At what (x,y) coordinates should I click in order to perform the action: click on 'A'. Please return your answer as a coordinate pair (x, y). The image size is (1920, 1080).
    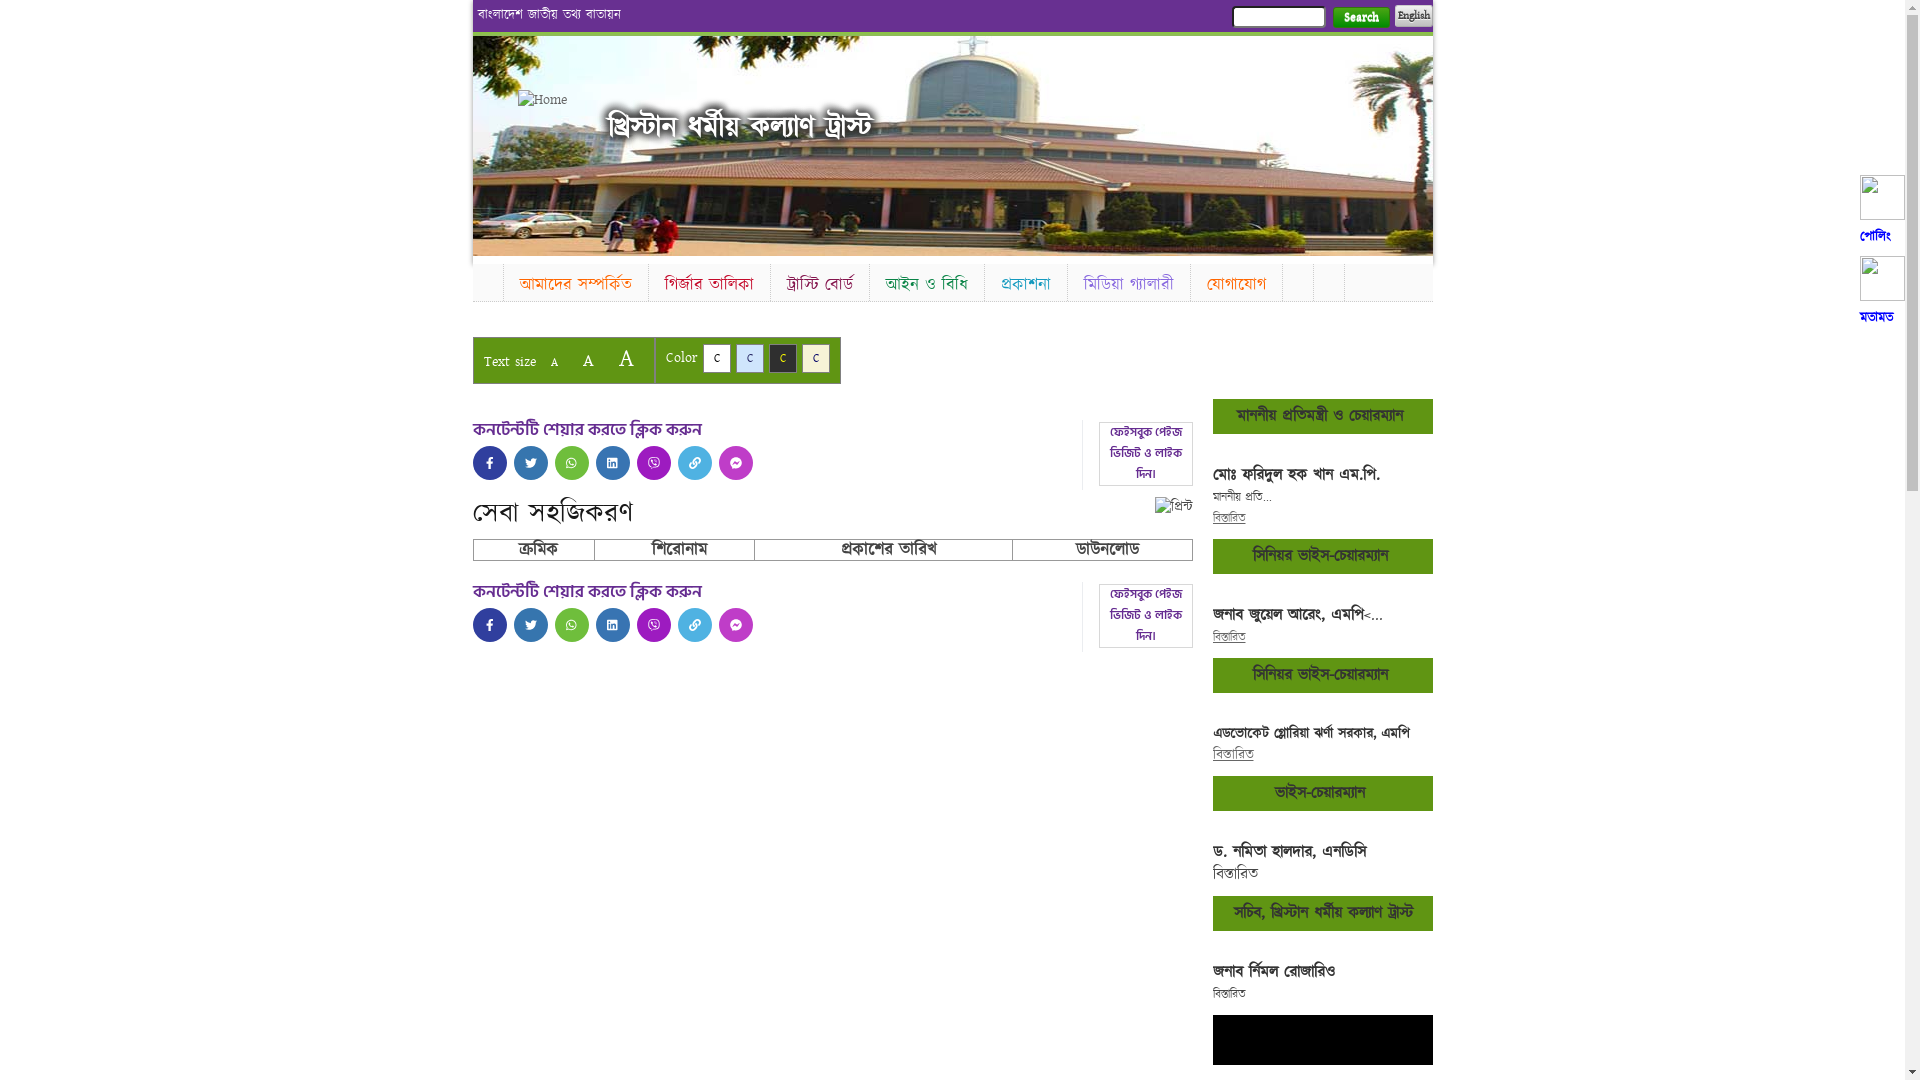
    Looking at the image, I should click on (553, 362).